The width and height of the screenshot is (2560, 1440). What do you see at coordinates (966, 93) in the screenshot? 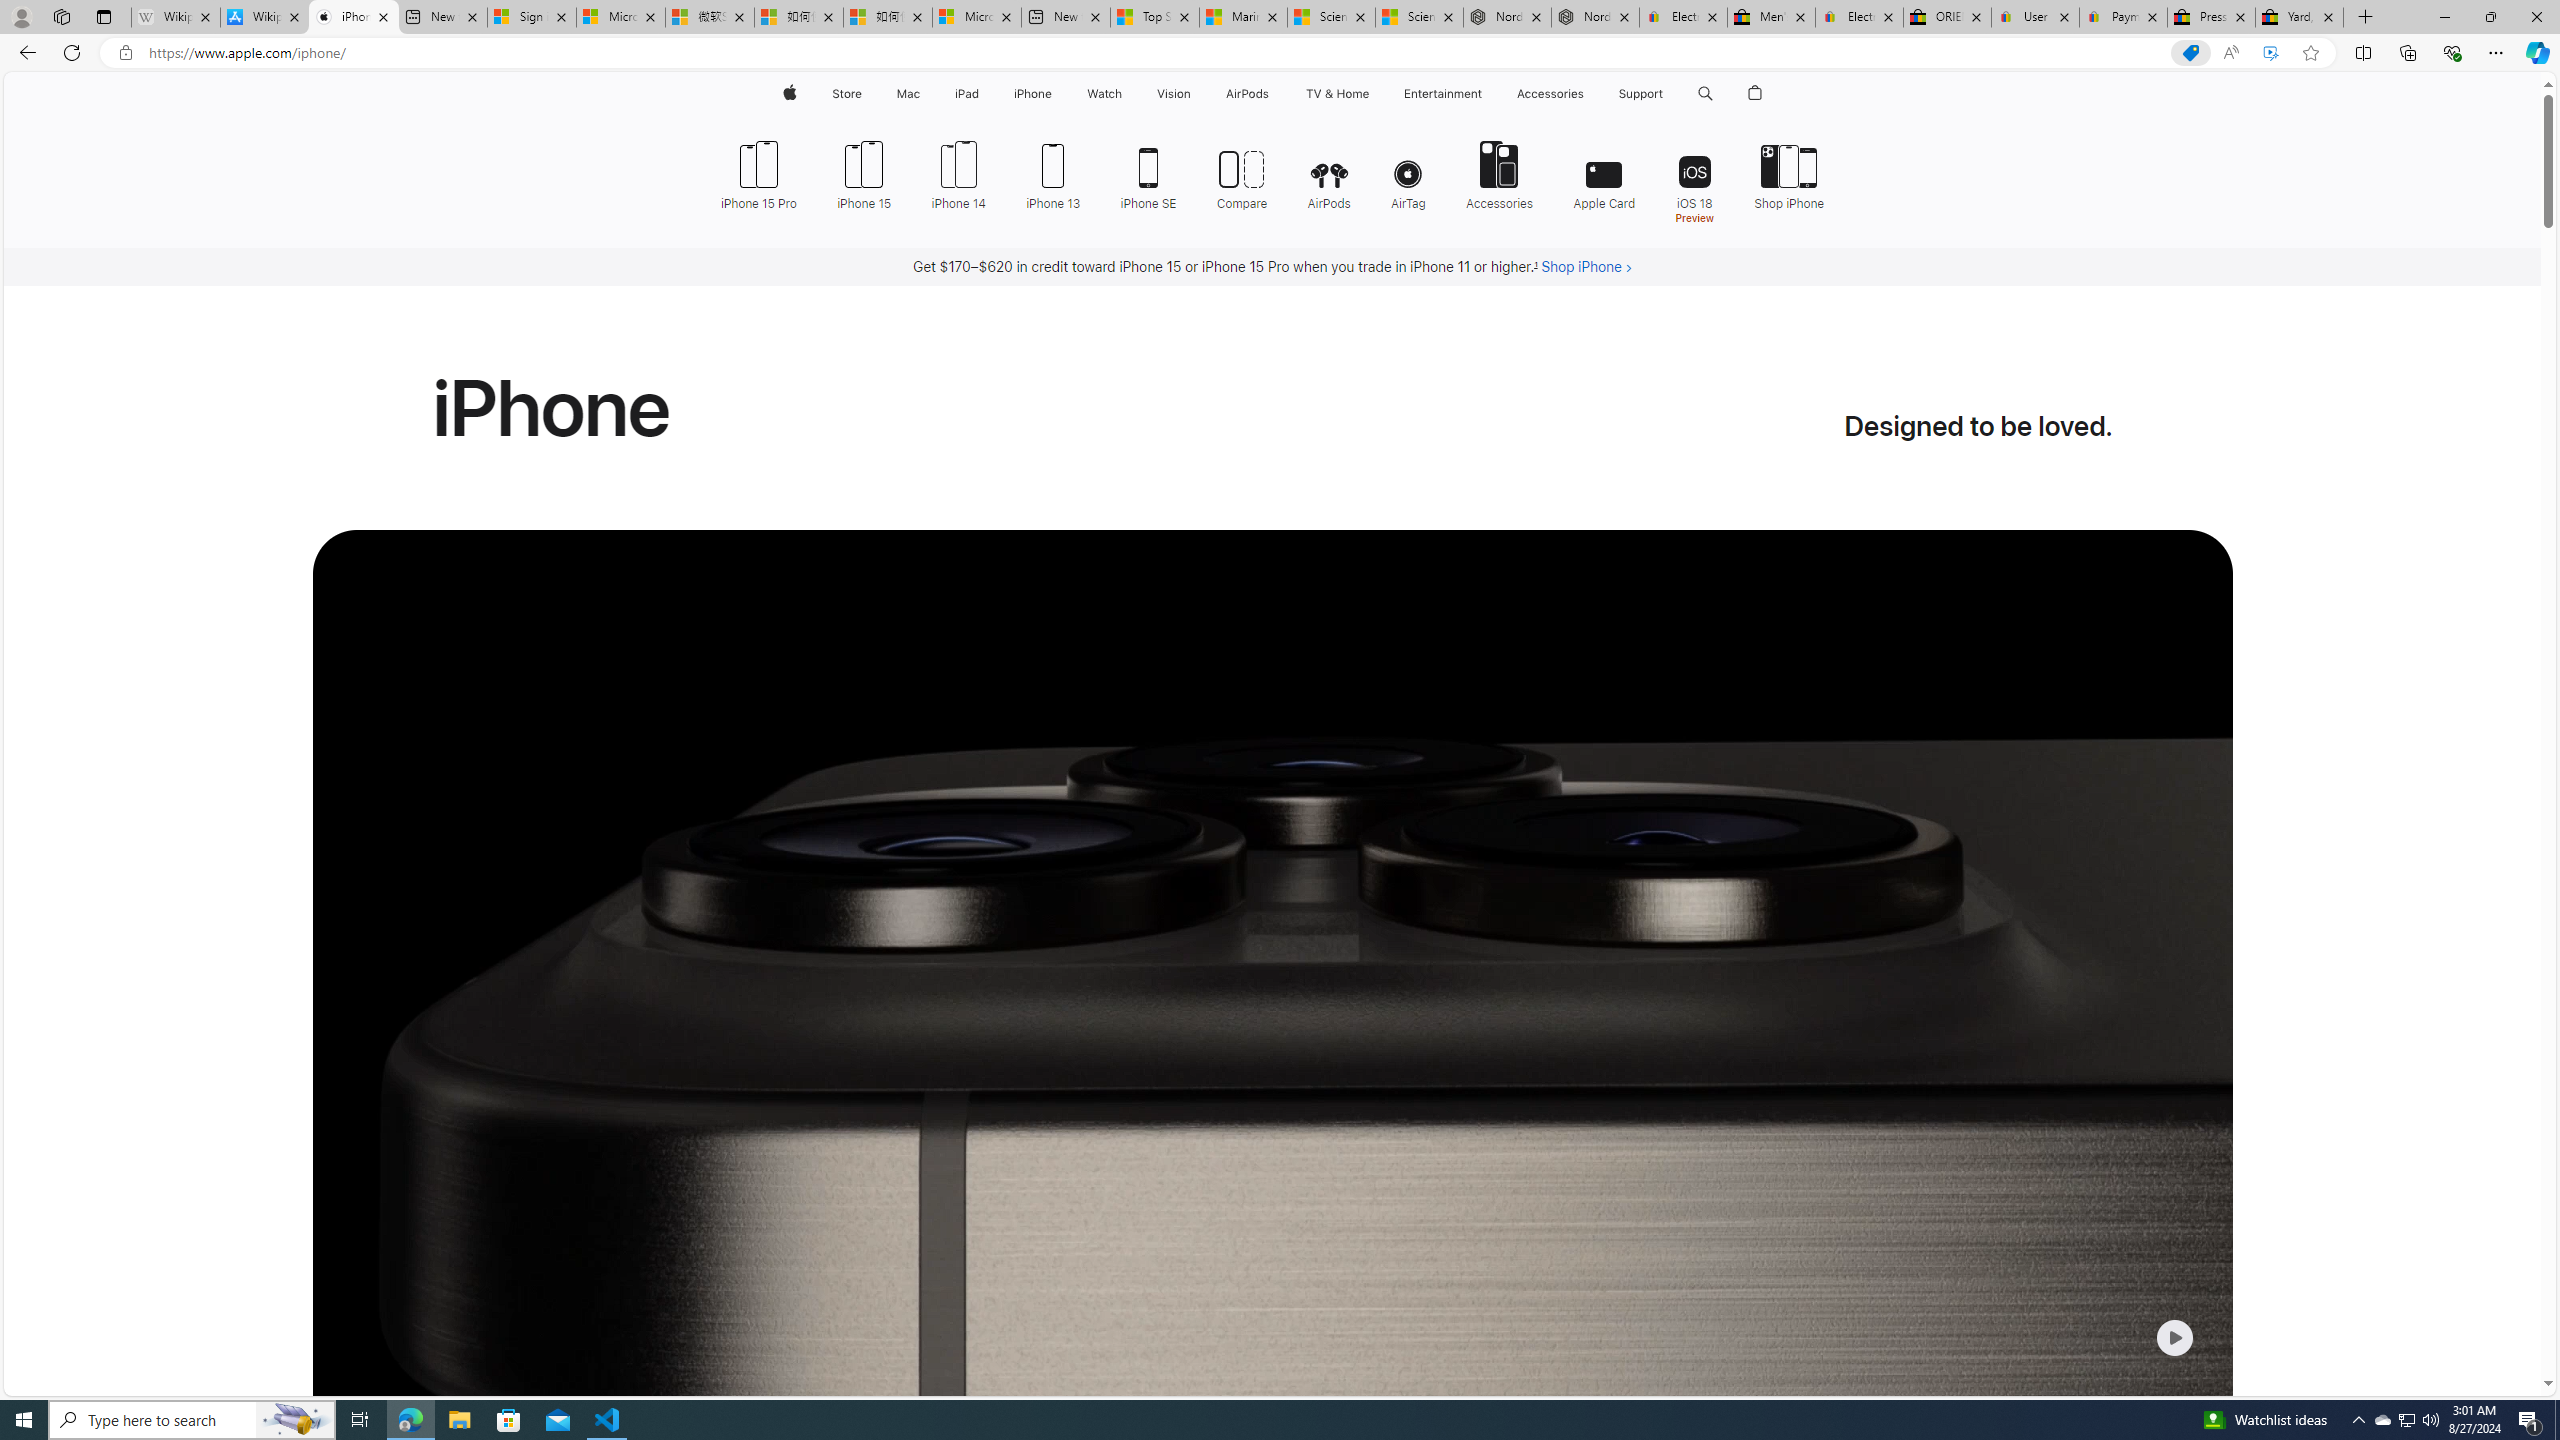
I see `'iPad'` at bounding box center [966, 93].